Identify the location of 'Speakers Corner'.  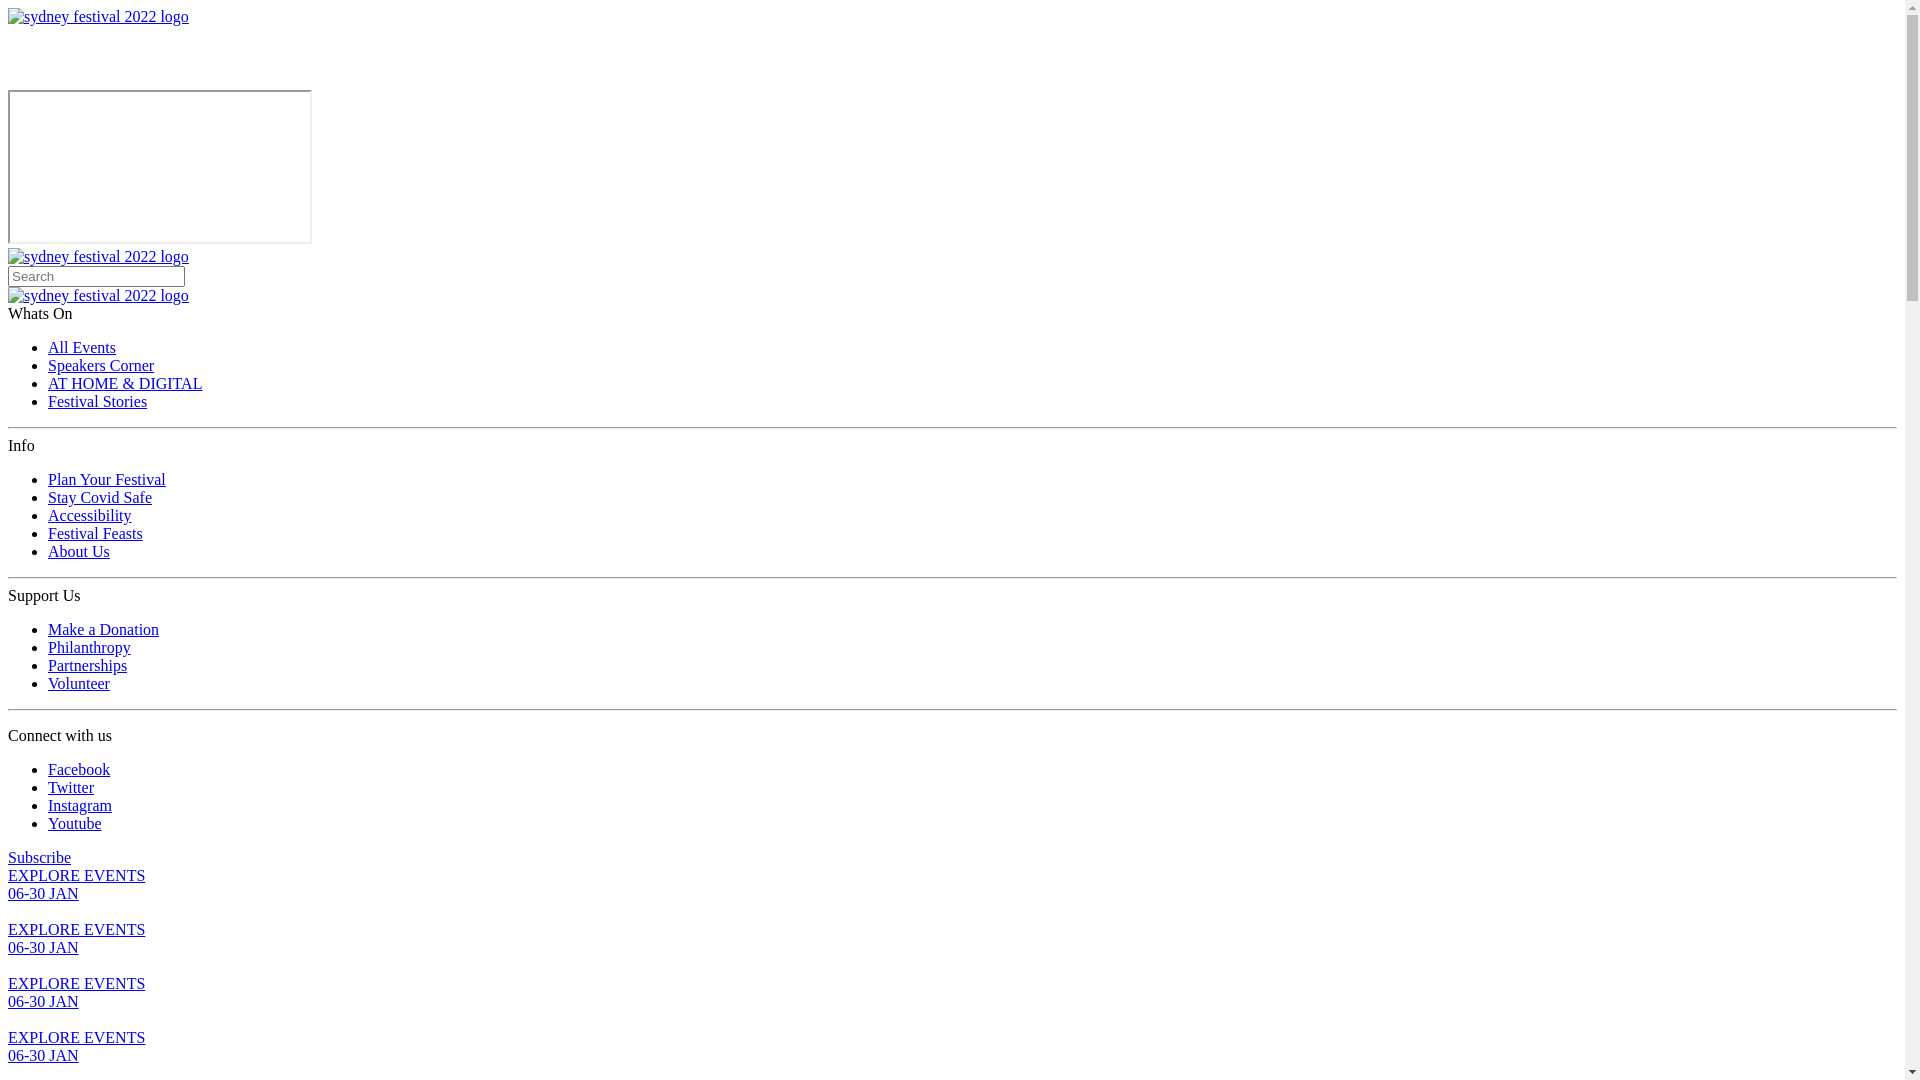
(99, 365).